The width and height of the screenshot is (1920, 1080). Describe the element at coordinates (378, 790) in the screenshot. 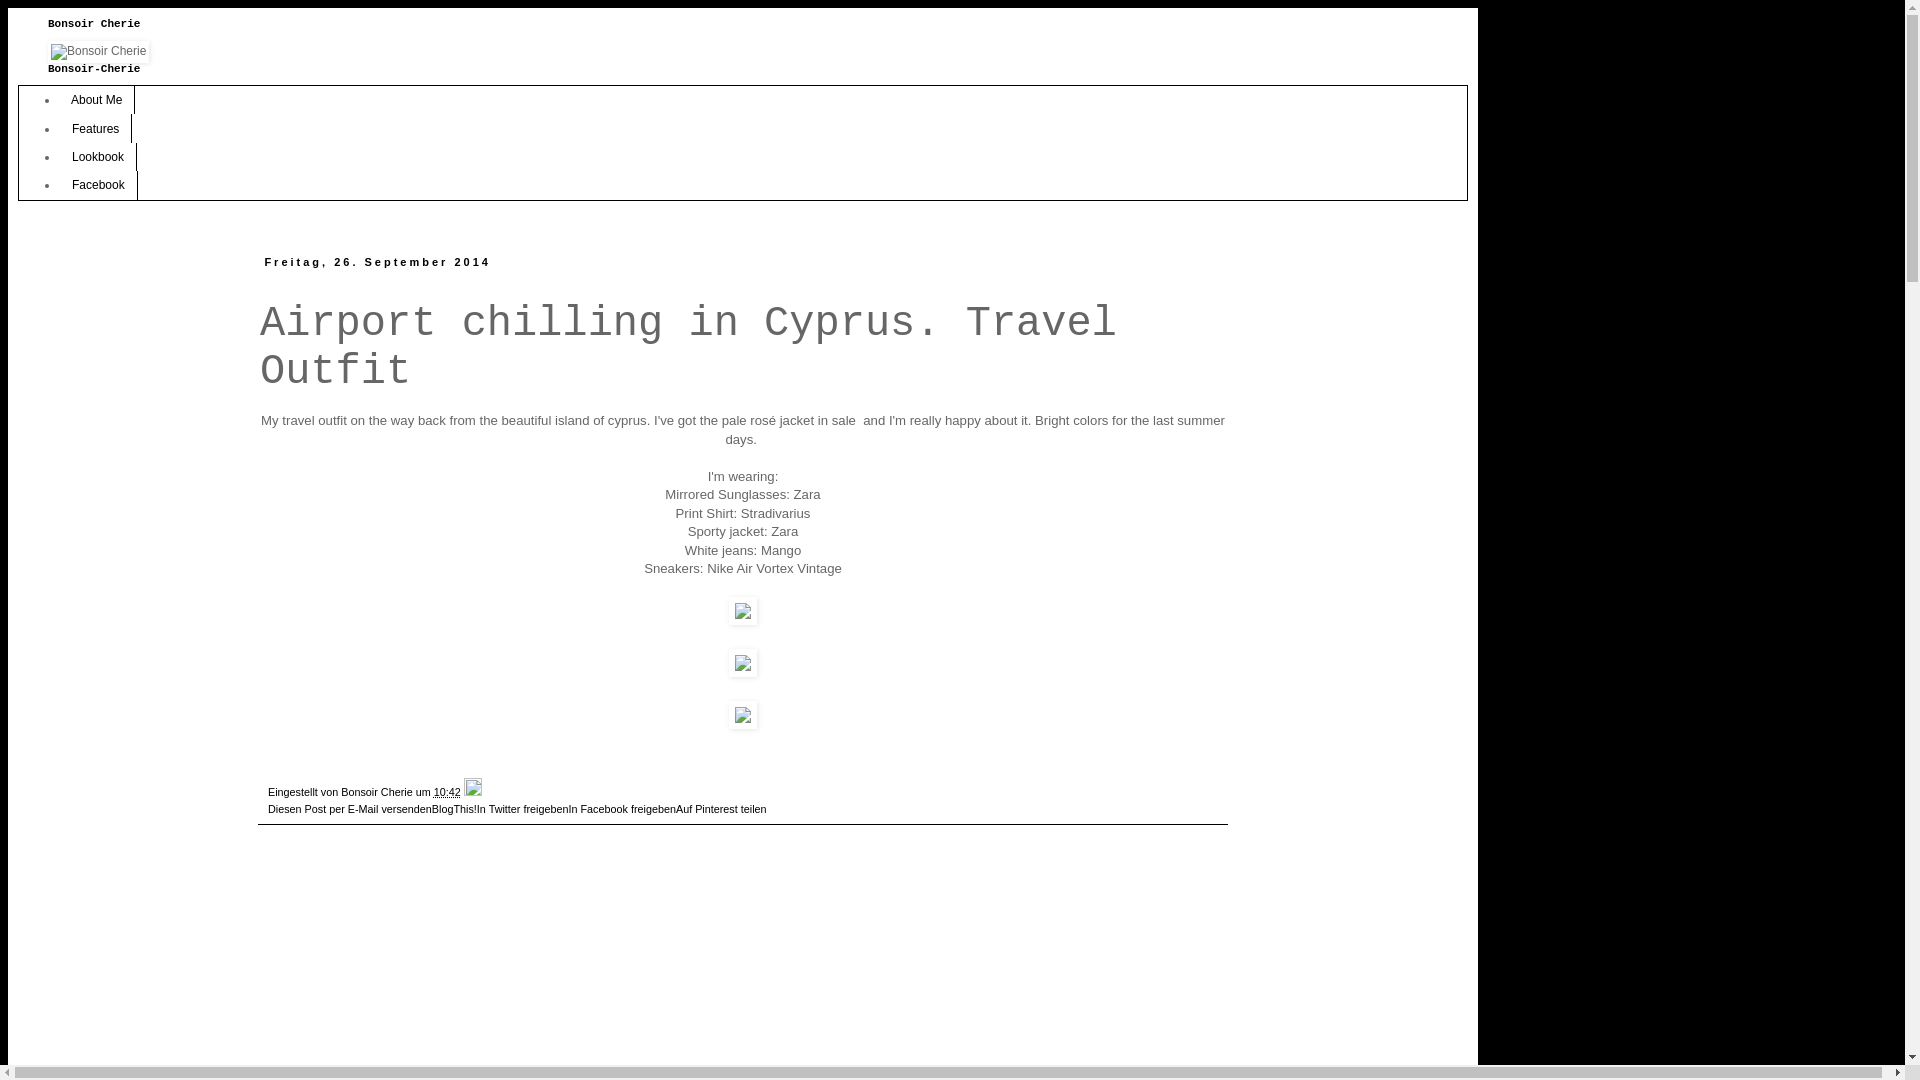

I see `'Bonsoir Cherie'` at that location.